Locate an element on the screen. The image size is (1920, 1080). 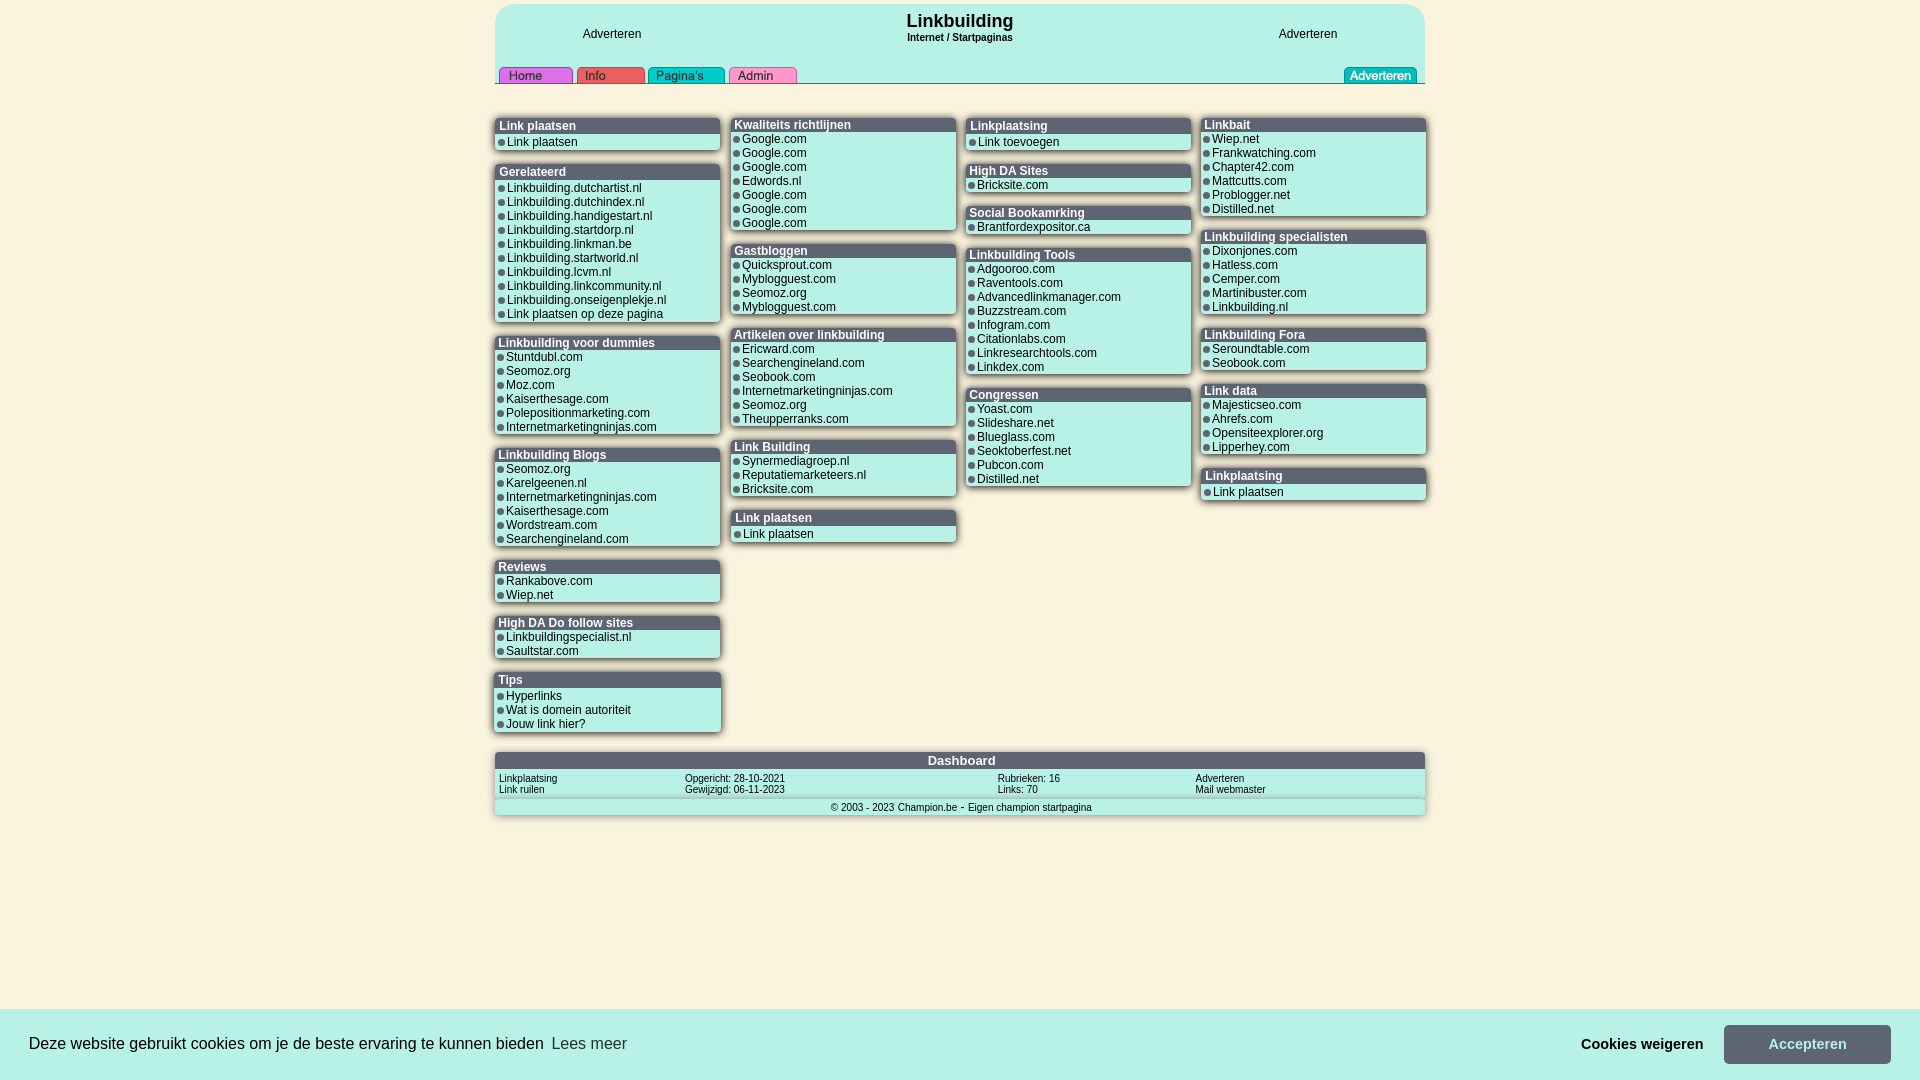
'Advancedlinkmanager.com' is located at coordinates (1048, 297).